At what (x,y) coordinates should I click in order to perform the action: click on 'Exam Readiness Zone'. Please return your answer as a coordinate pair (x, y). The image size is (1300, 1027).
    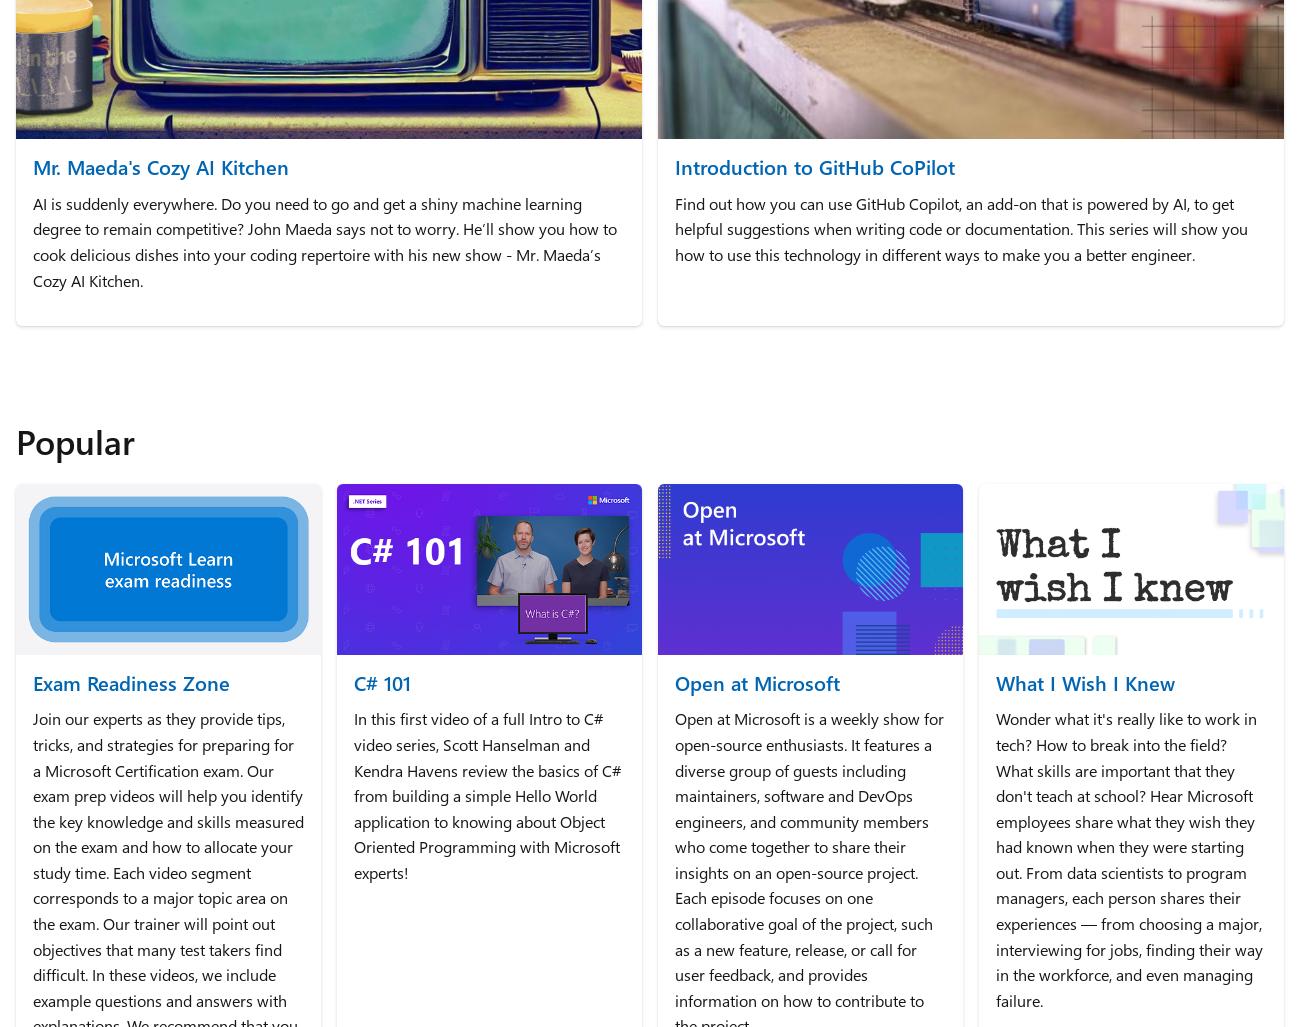
    Looking at the image, I should click on (32, 680).